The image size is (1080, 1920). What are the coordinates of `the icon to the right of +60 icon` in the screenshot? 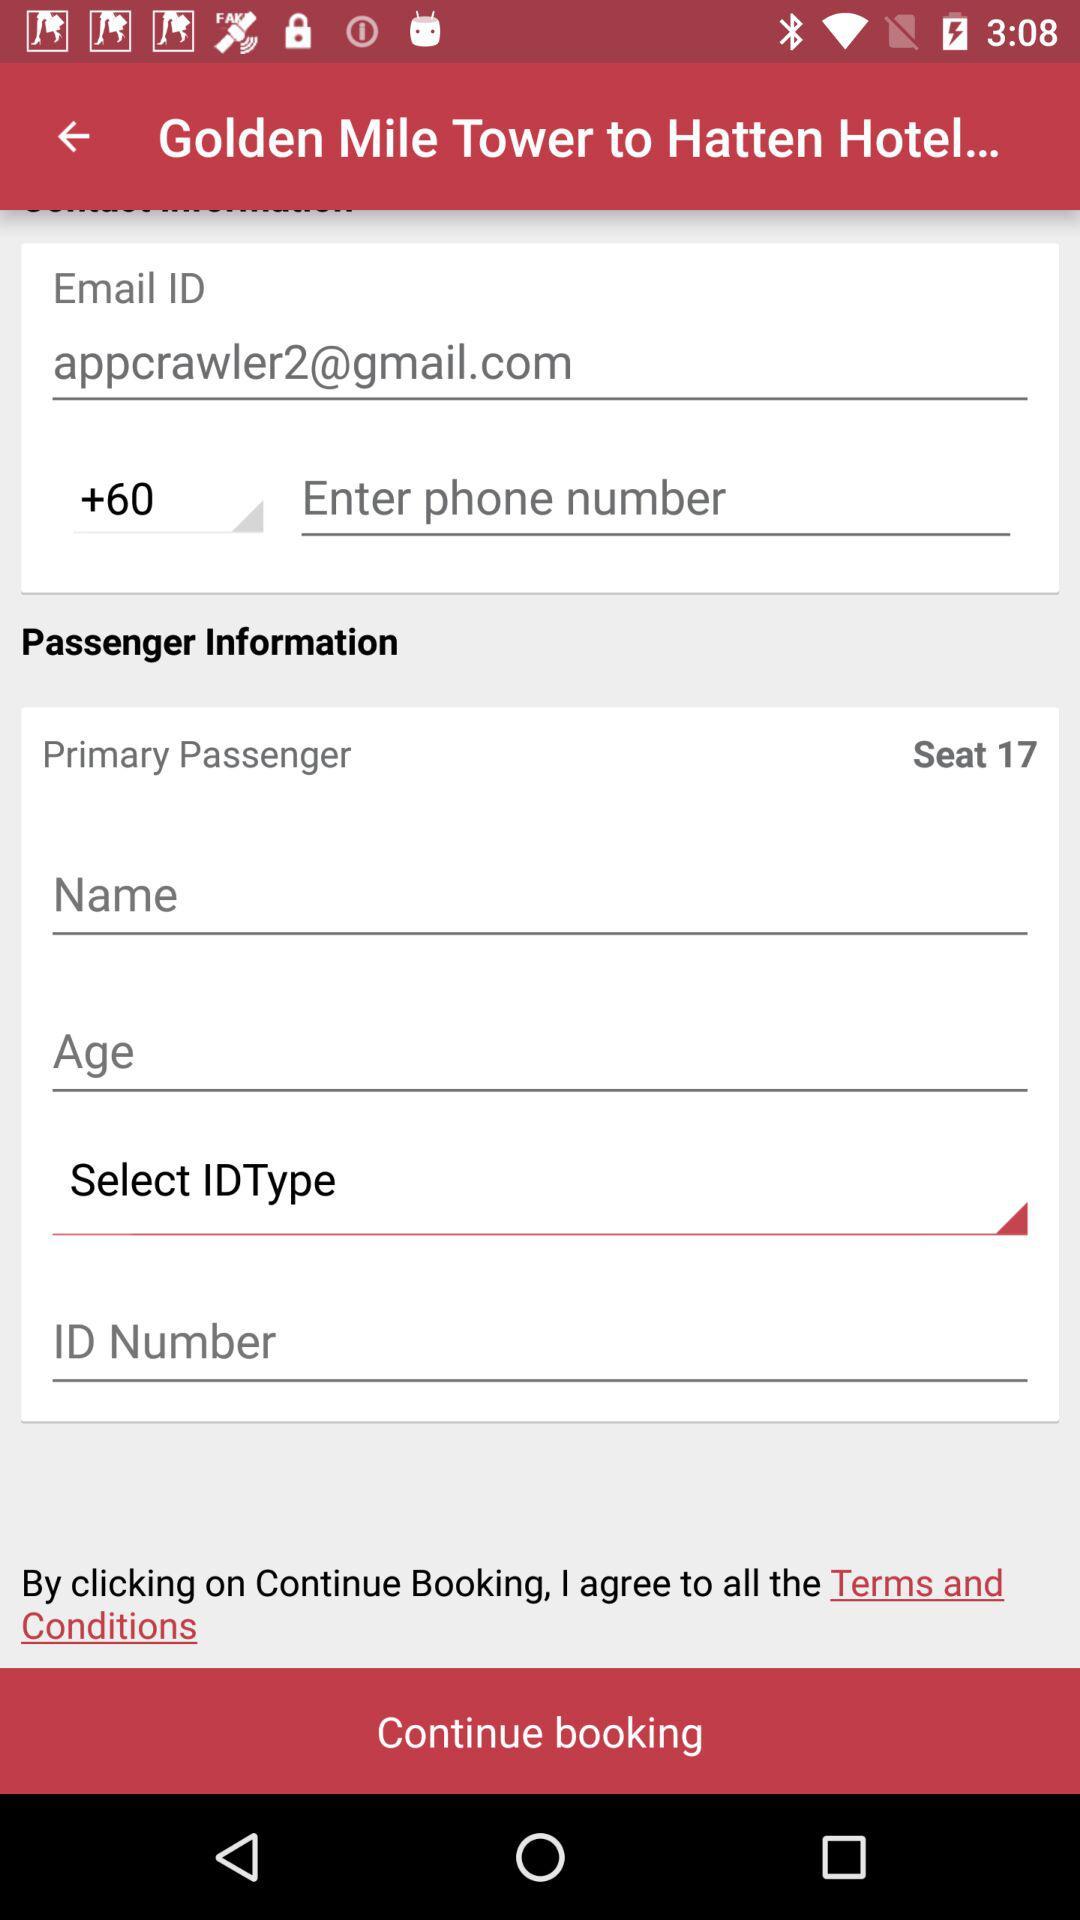 It's located at (655, 497).